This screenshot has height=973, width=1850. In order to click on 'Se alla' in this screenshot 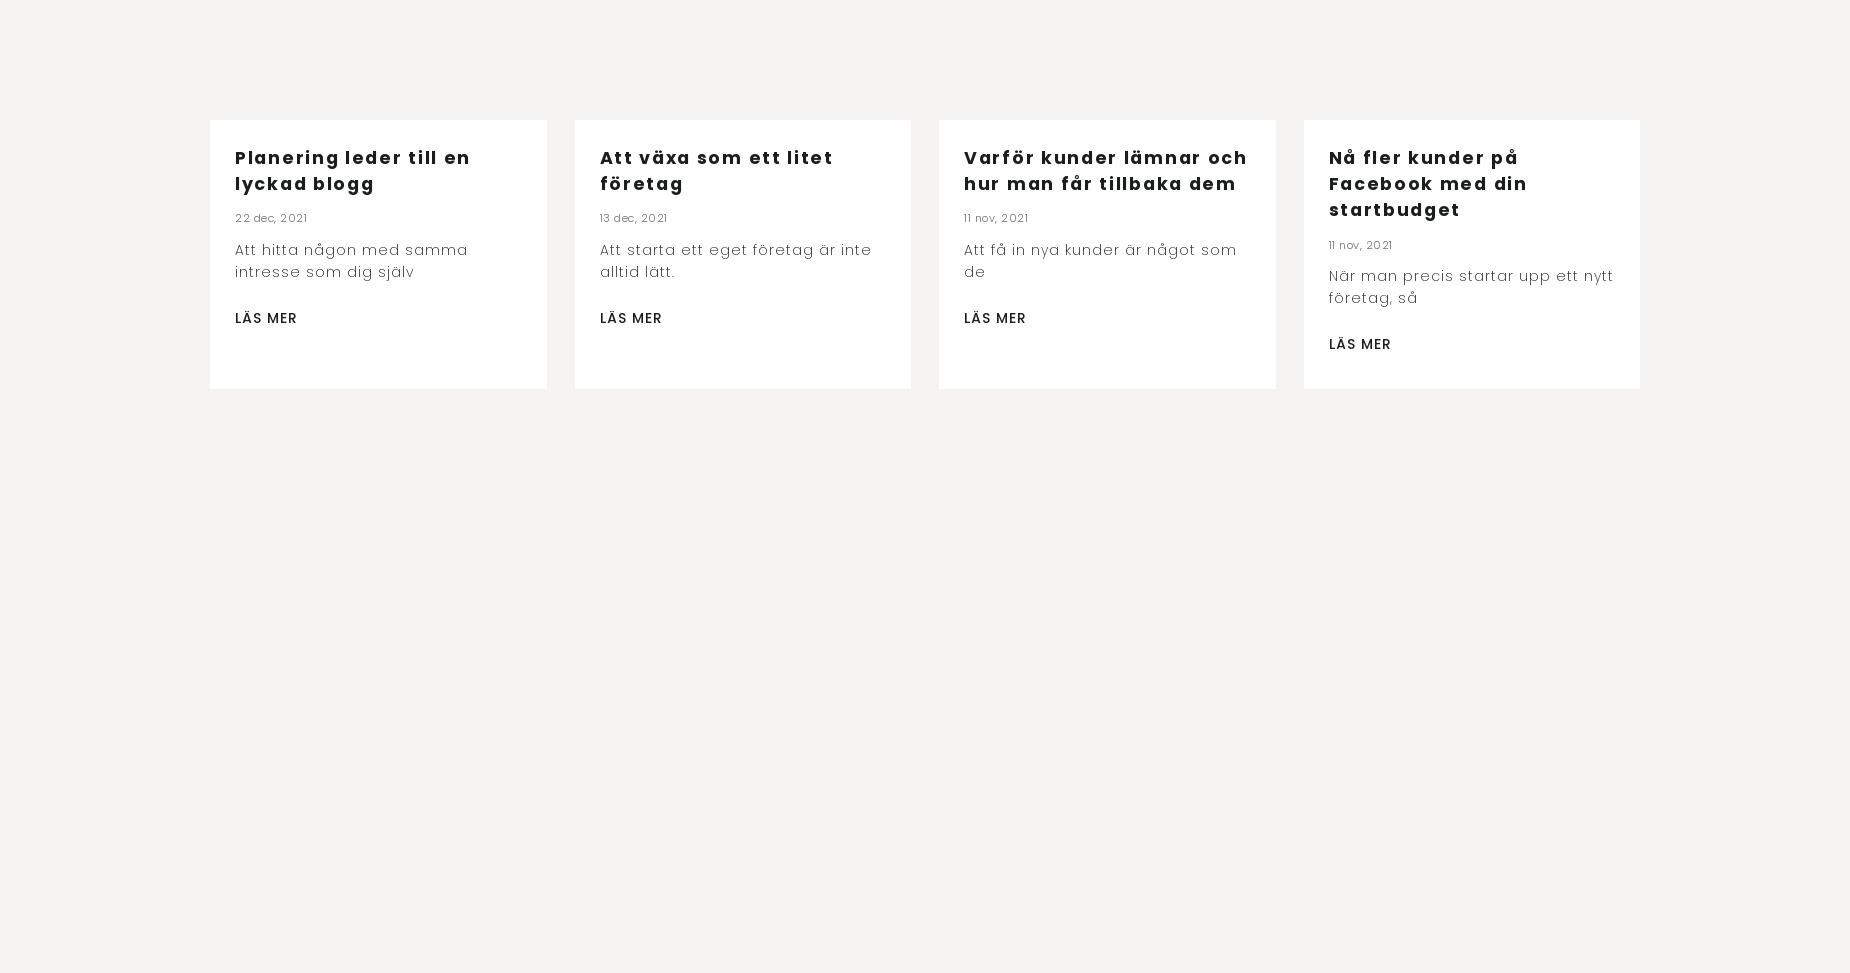, I will do `click(243, 51)`.